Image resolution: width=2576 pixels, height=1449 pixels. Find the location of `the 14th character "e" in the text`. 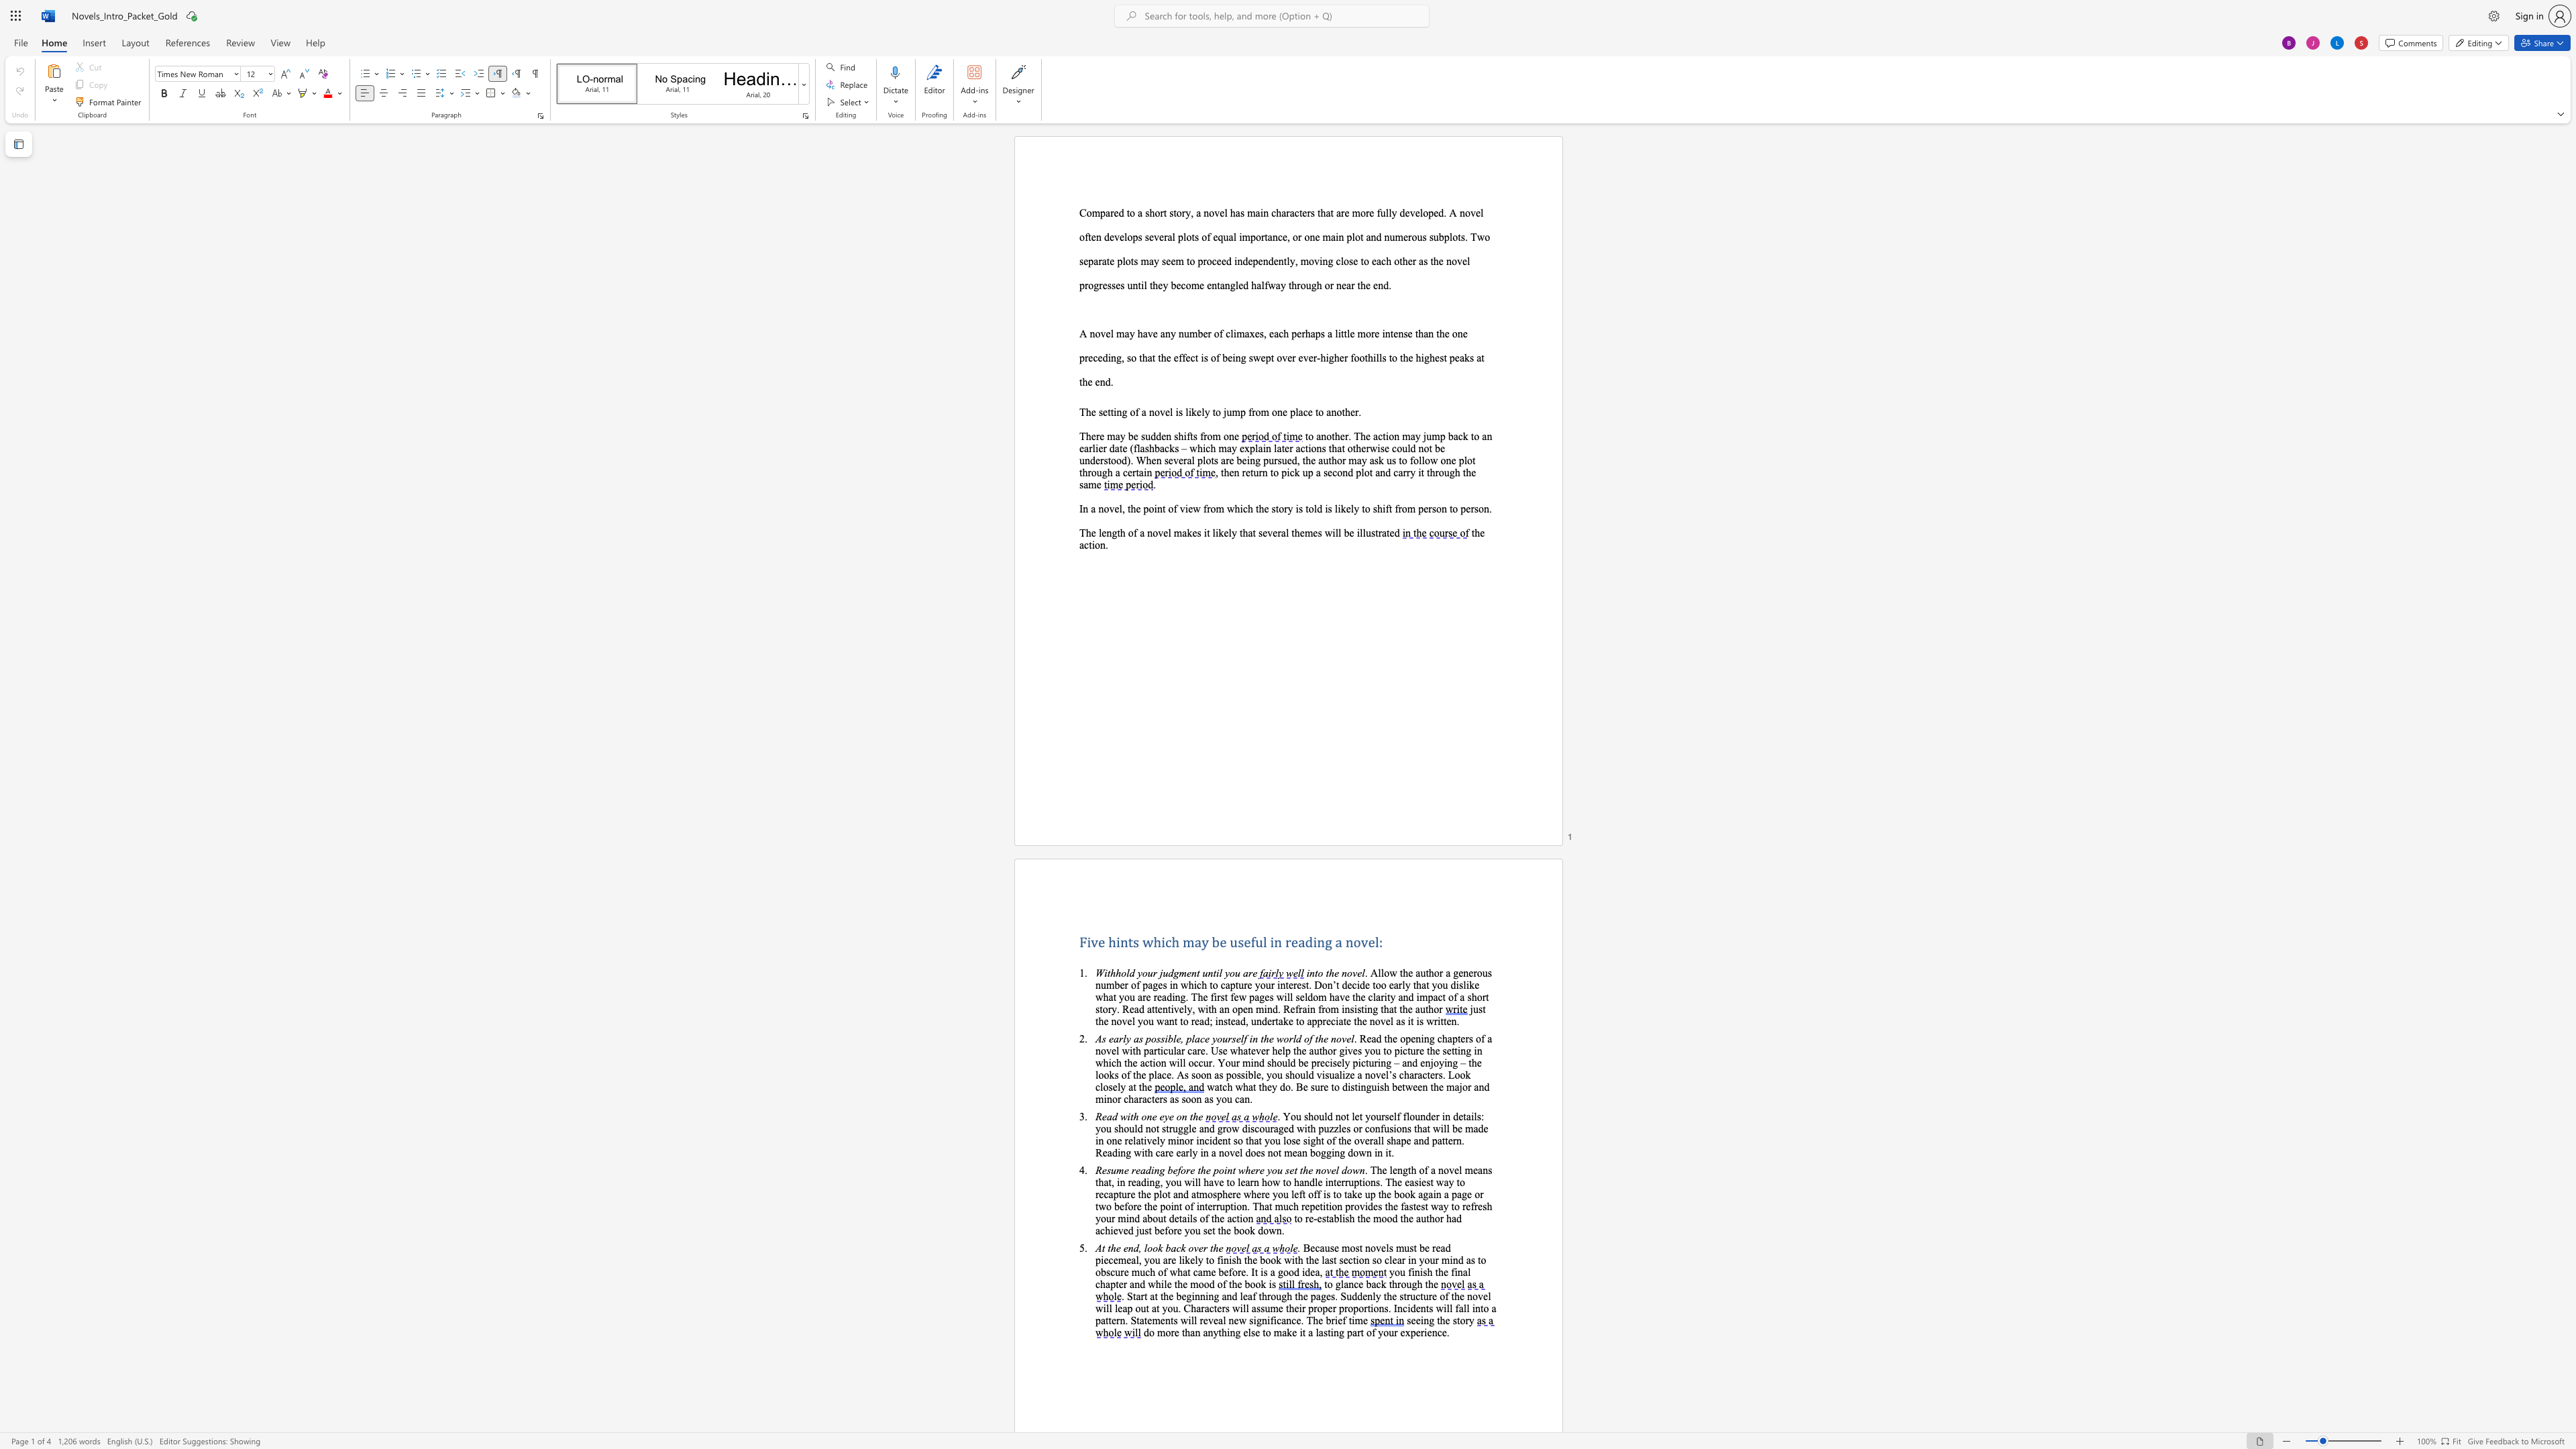

the 14th character "e" in the text is located at coordinates (1159, 1008).